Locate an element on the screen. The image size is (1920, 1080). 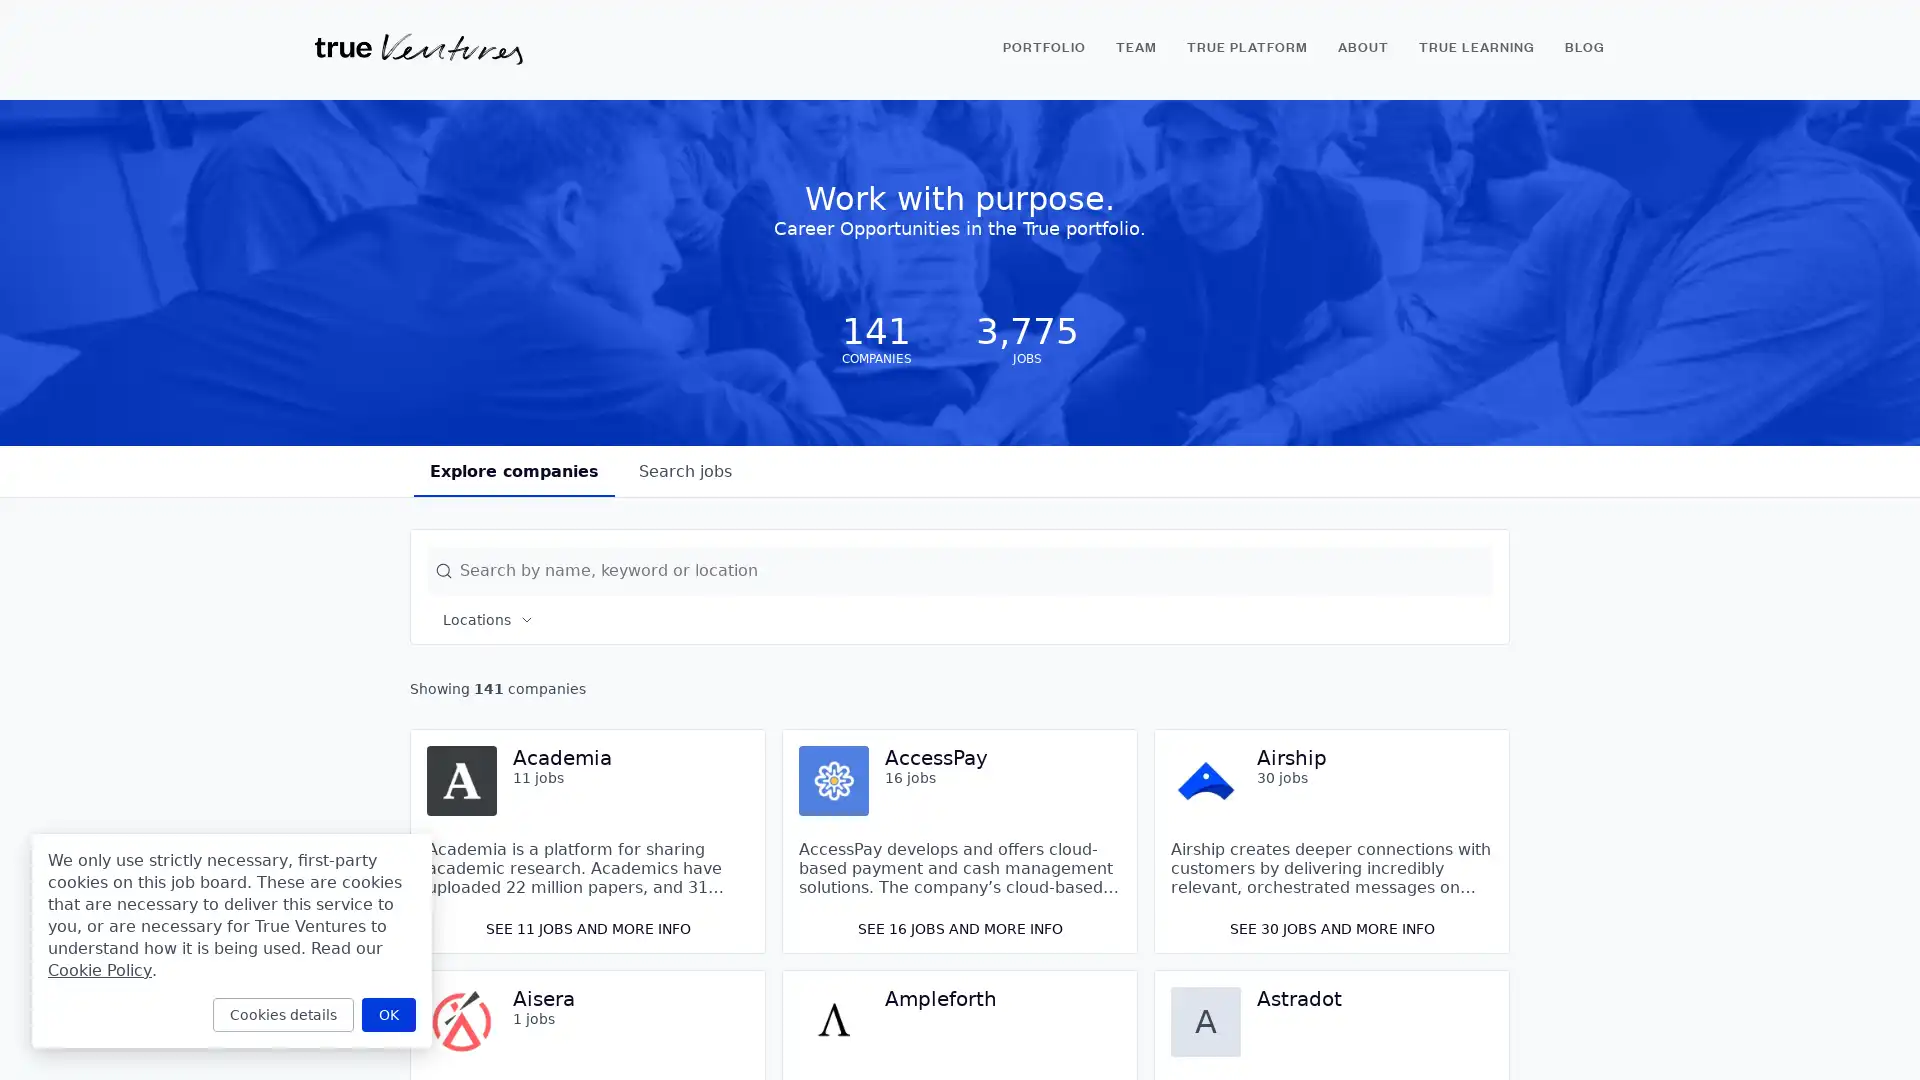
OK is located at coordinates (388, 1014).